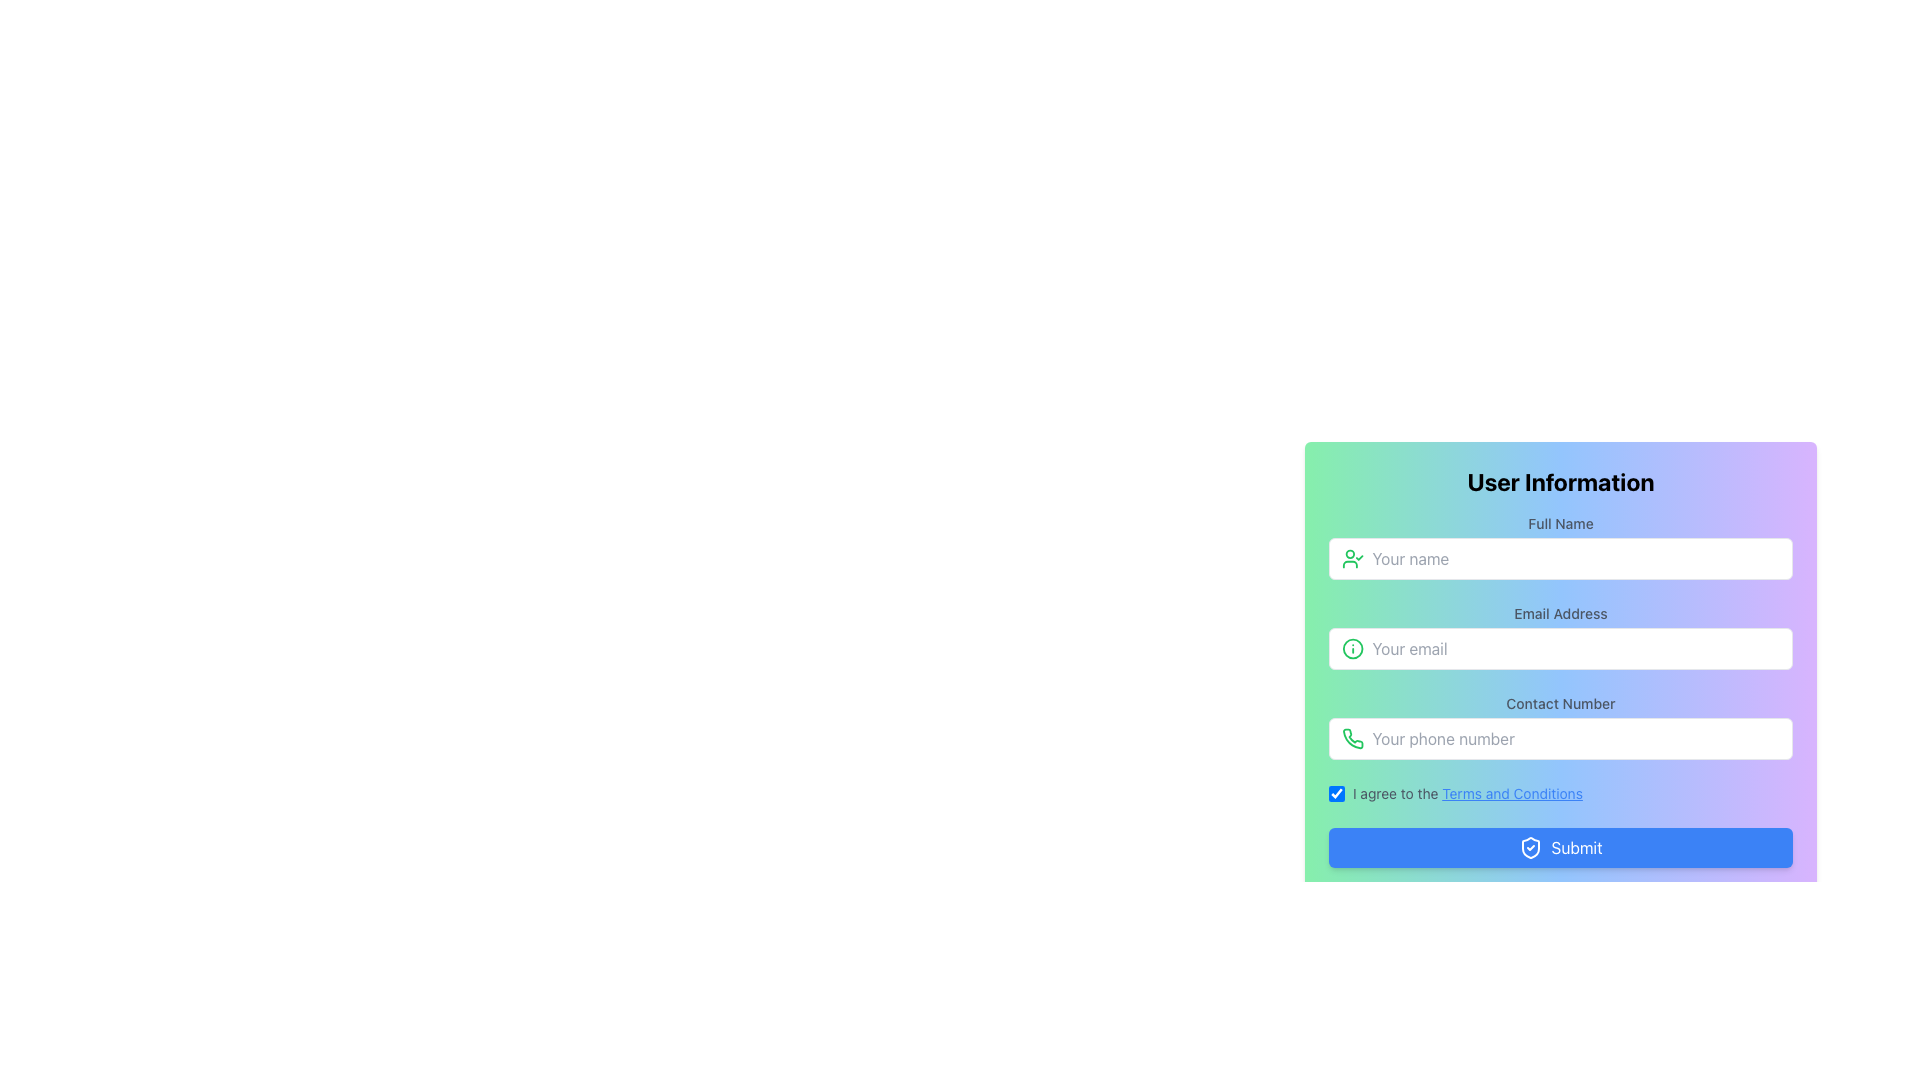  What do you see at coordinates (1530, 848) in the screenshot?
I see `the shield icon with a checkmark inside, which is located on the left side of the 'Submit' button, indicating security or approval` at bounding box center [1530, 848].